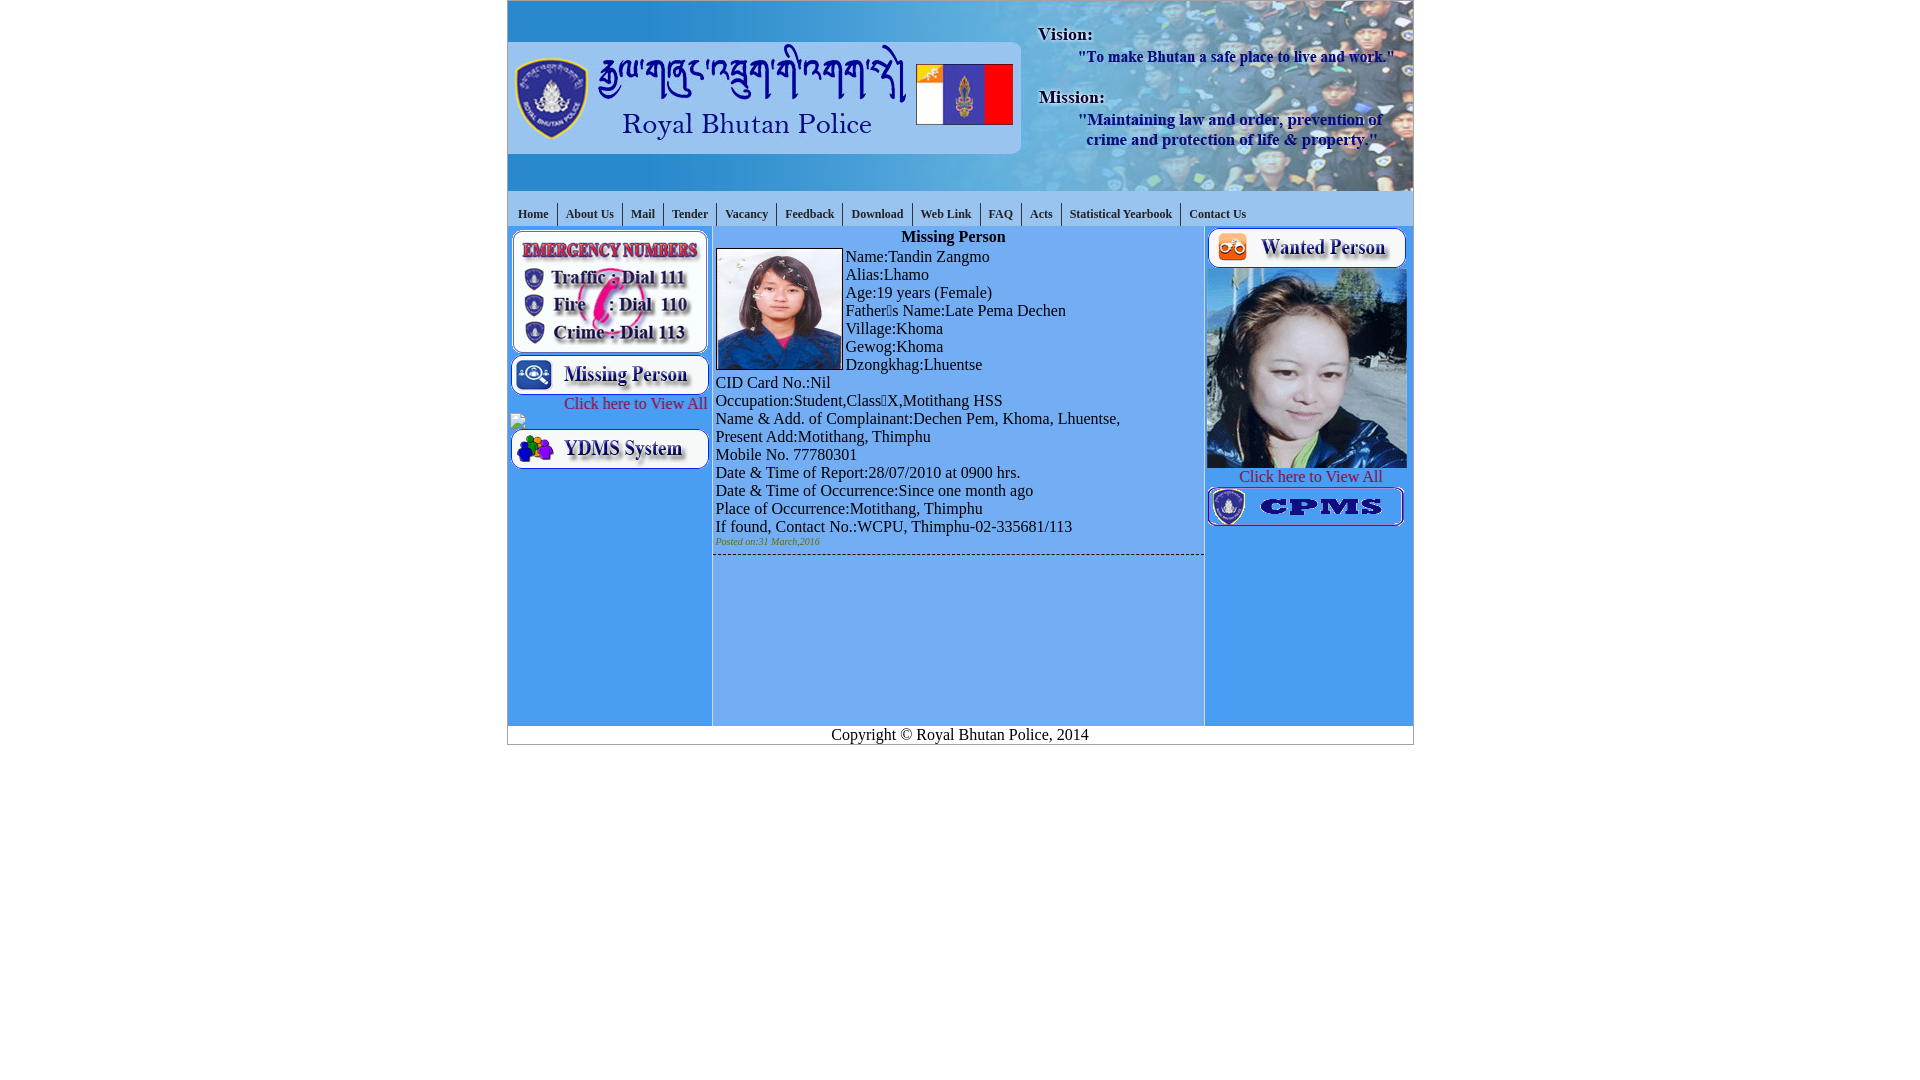 This screenshot has width=1920, height=1080. Describe the element at coordinates (1001, 214) in the screenshot. I see `'FAQ'` at that location.